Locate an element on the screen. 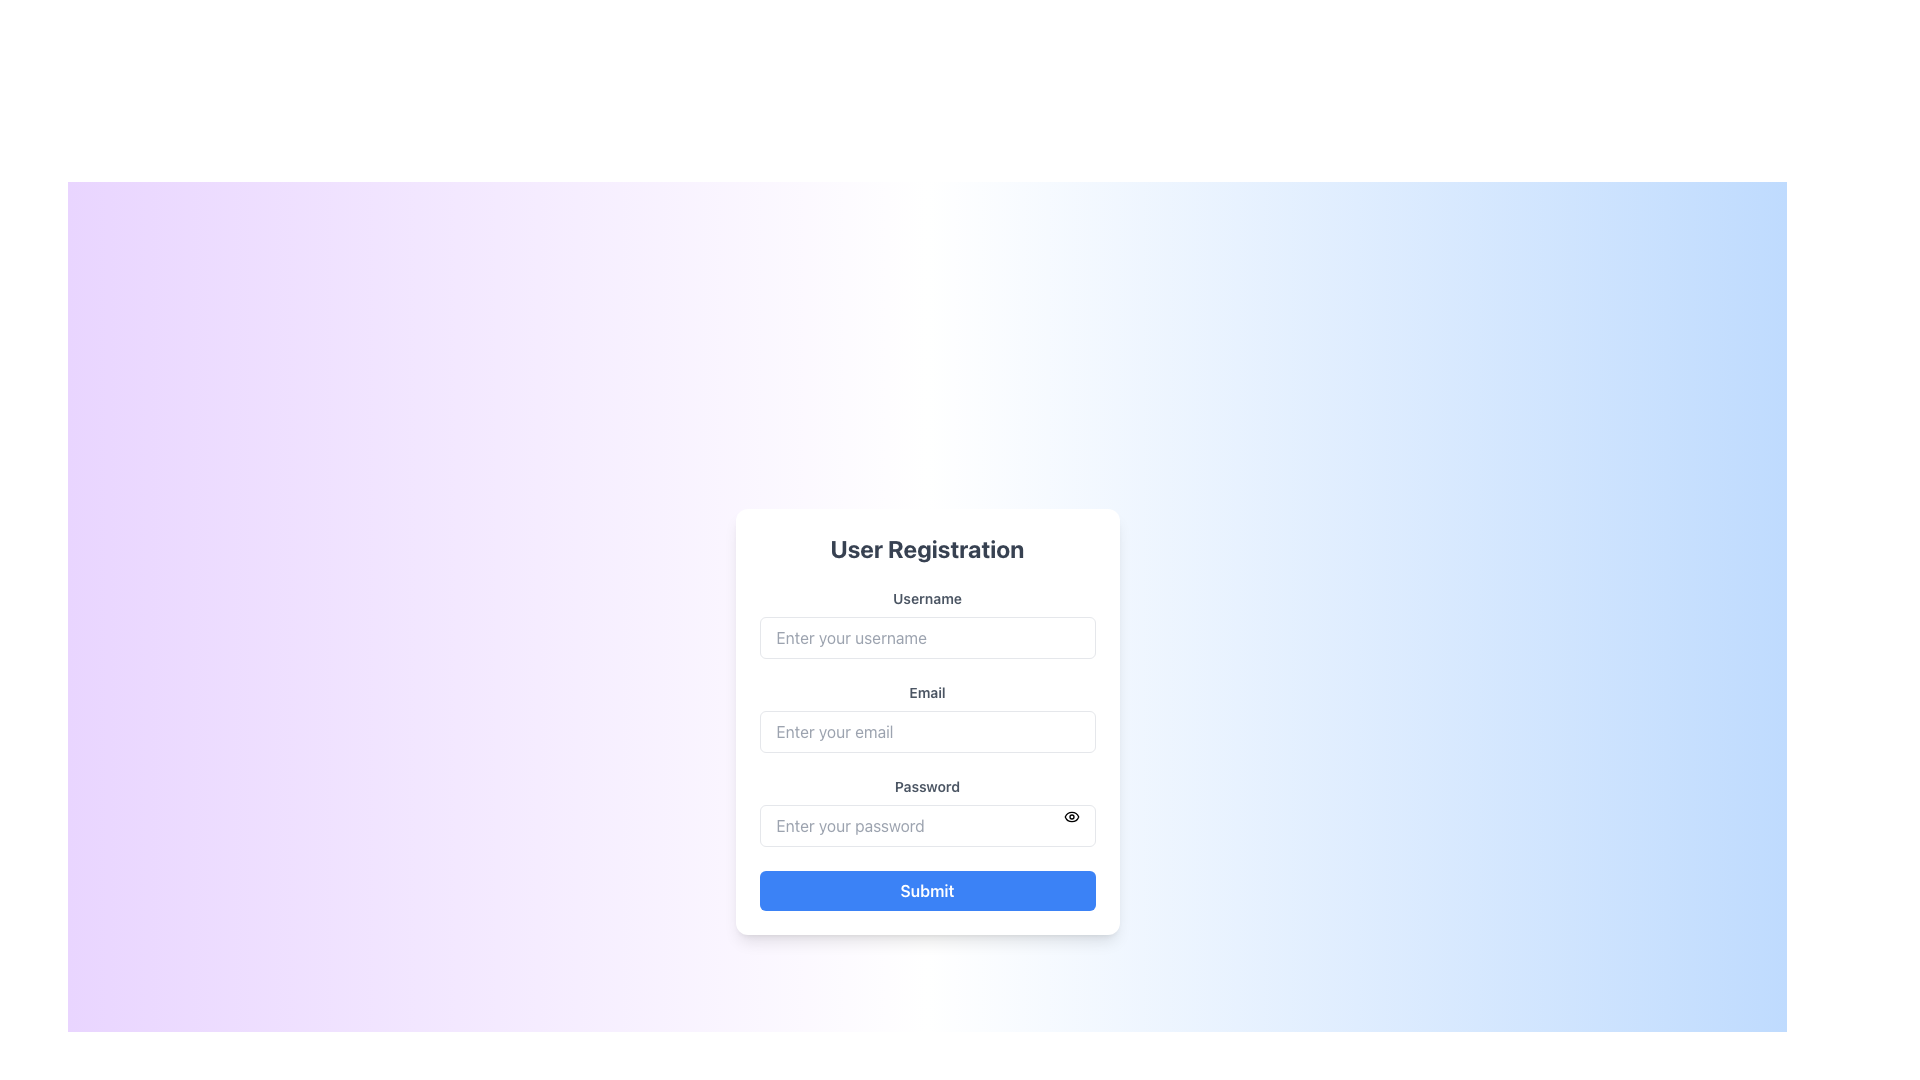 This screenshot has width=1920, height=1080. the 'Email' input field to focus on it, which is the second input field on the user registration form, located between the 'Username' and 'Password' fields is located at coordinates (926, 716).